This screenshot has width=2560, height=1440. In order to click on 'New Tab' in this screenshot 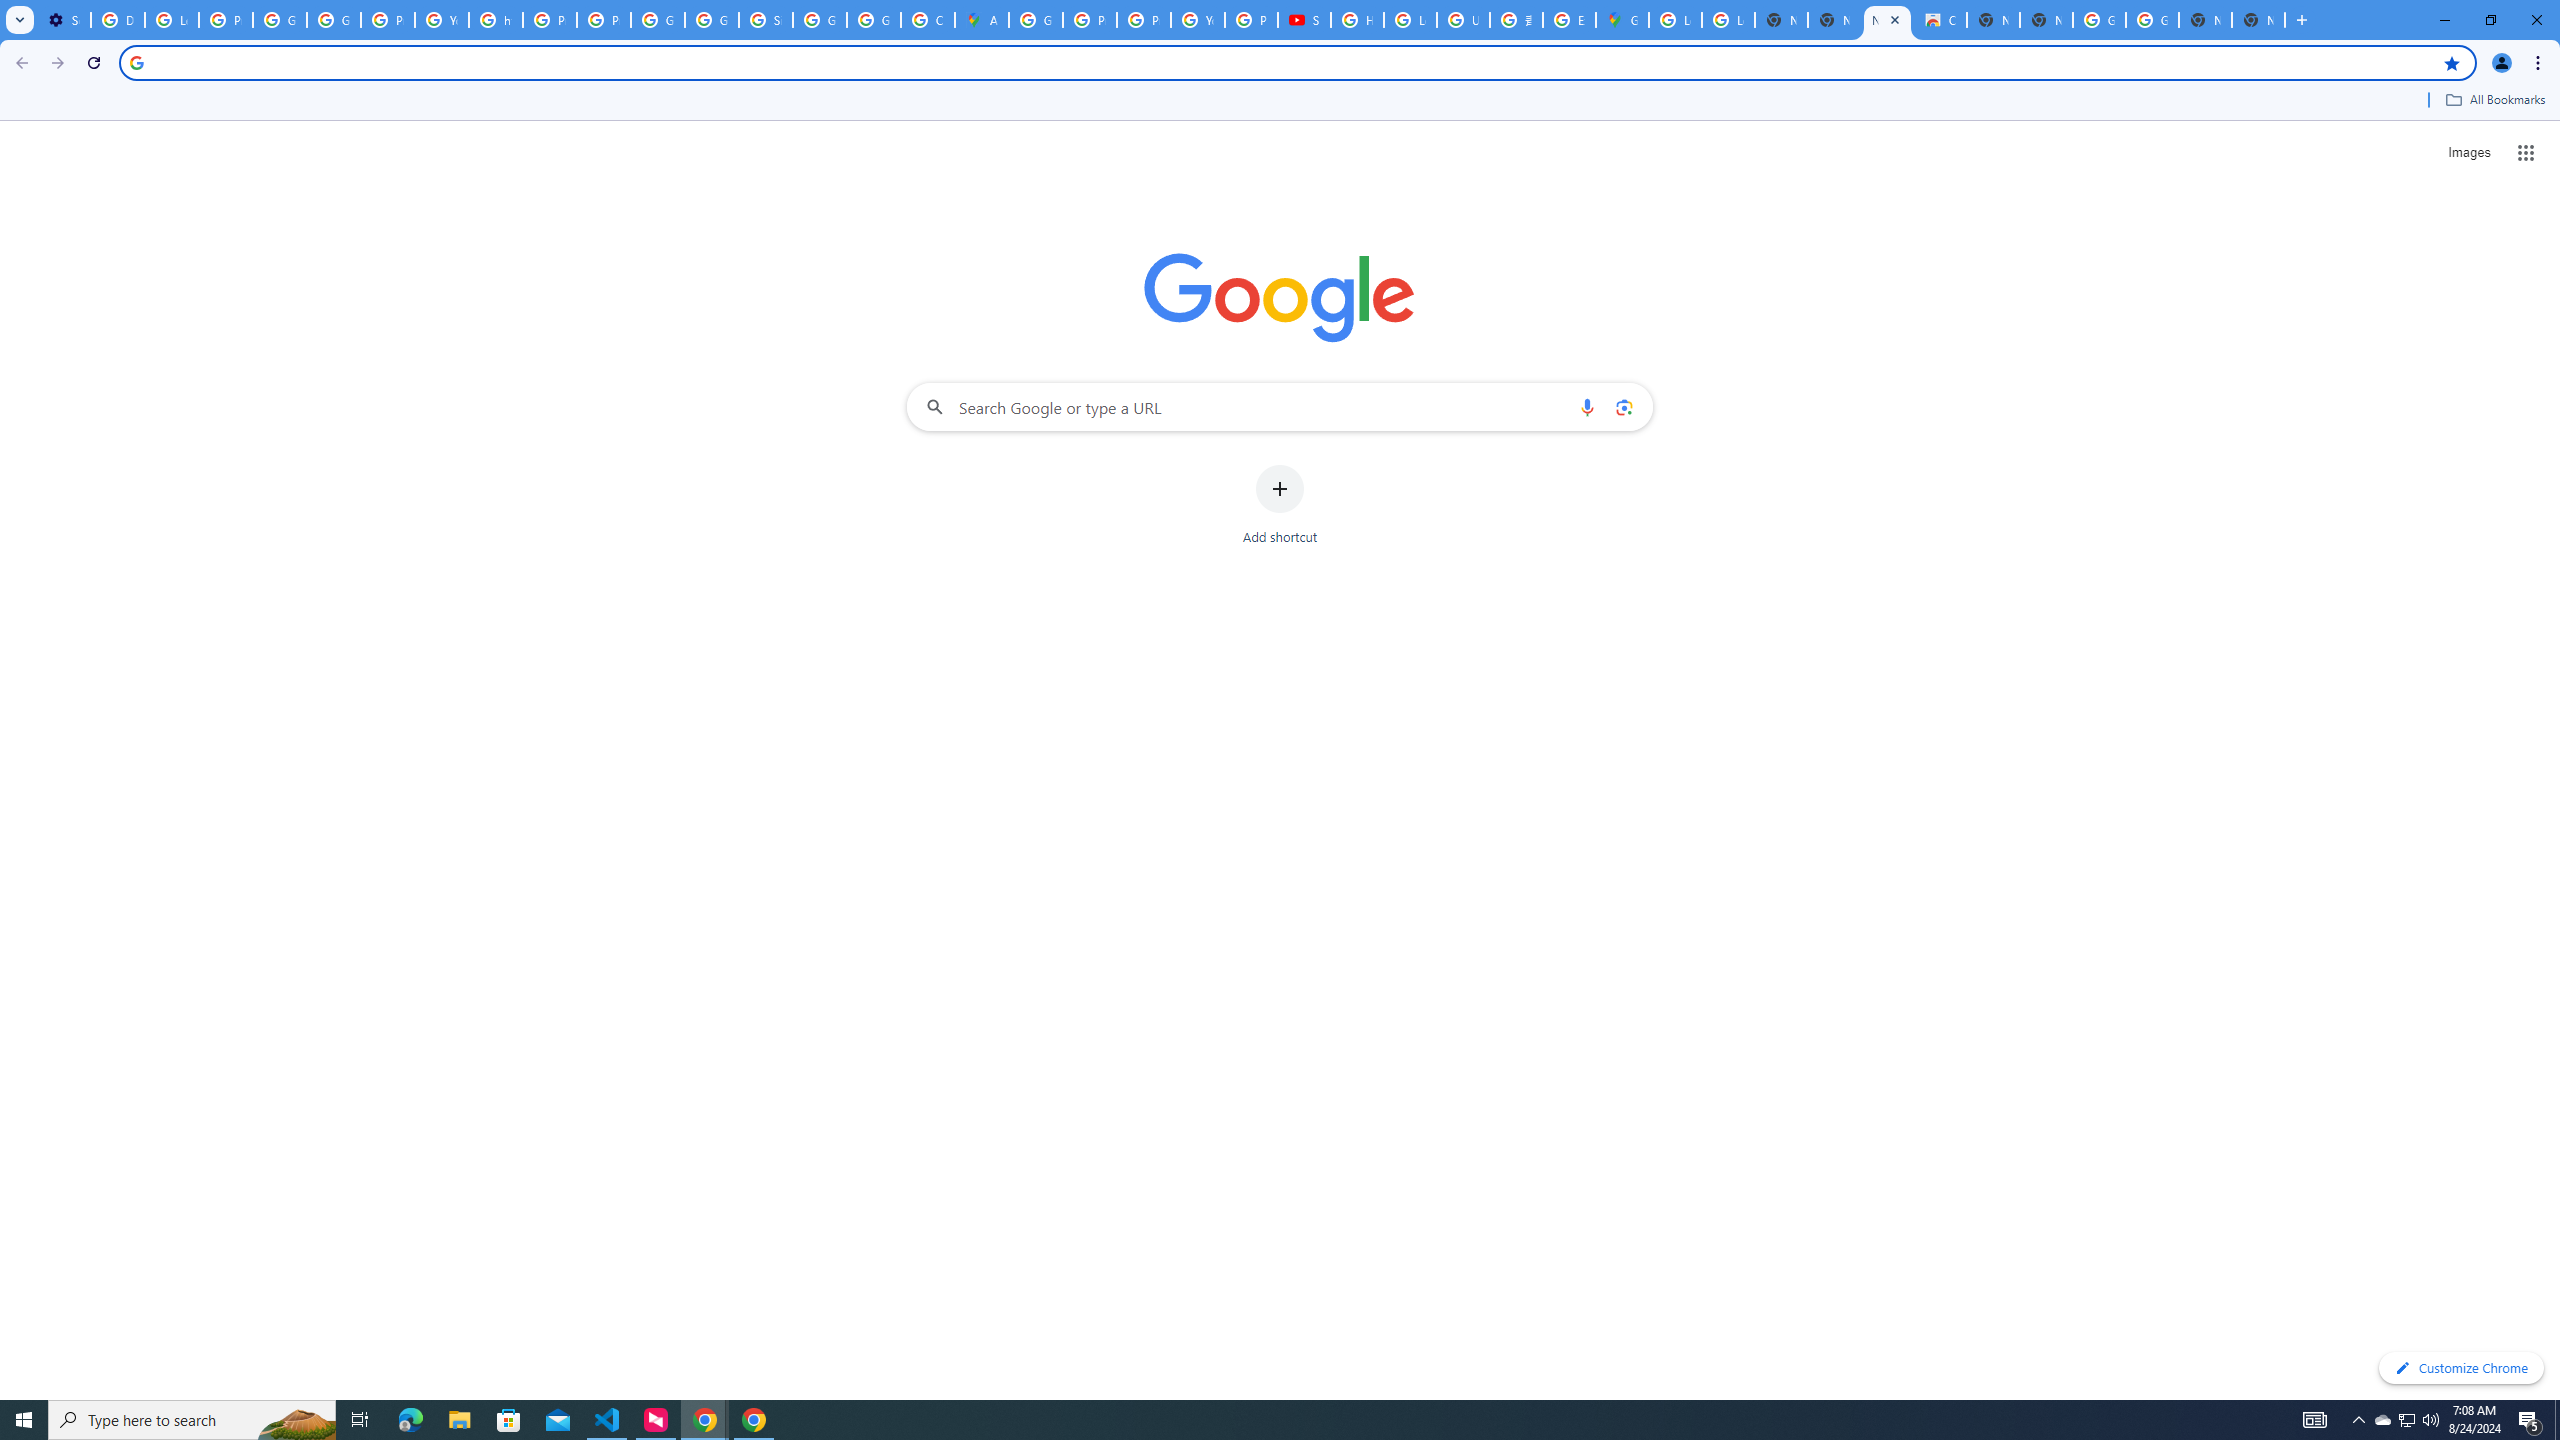, I will do `click(2257, 19)`.